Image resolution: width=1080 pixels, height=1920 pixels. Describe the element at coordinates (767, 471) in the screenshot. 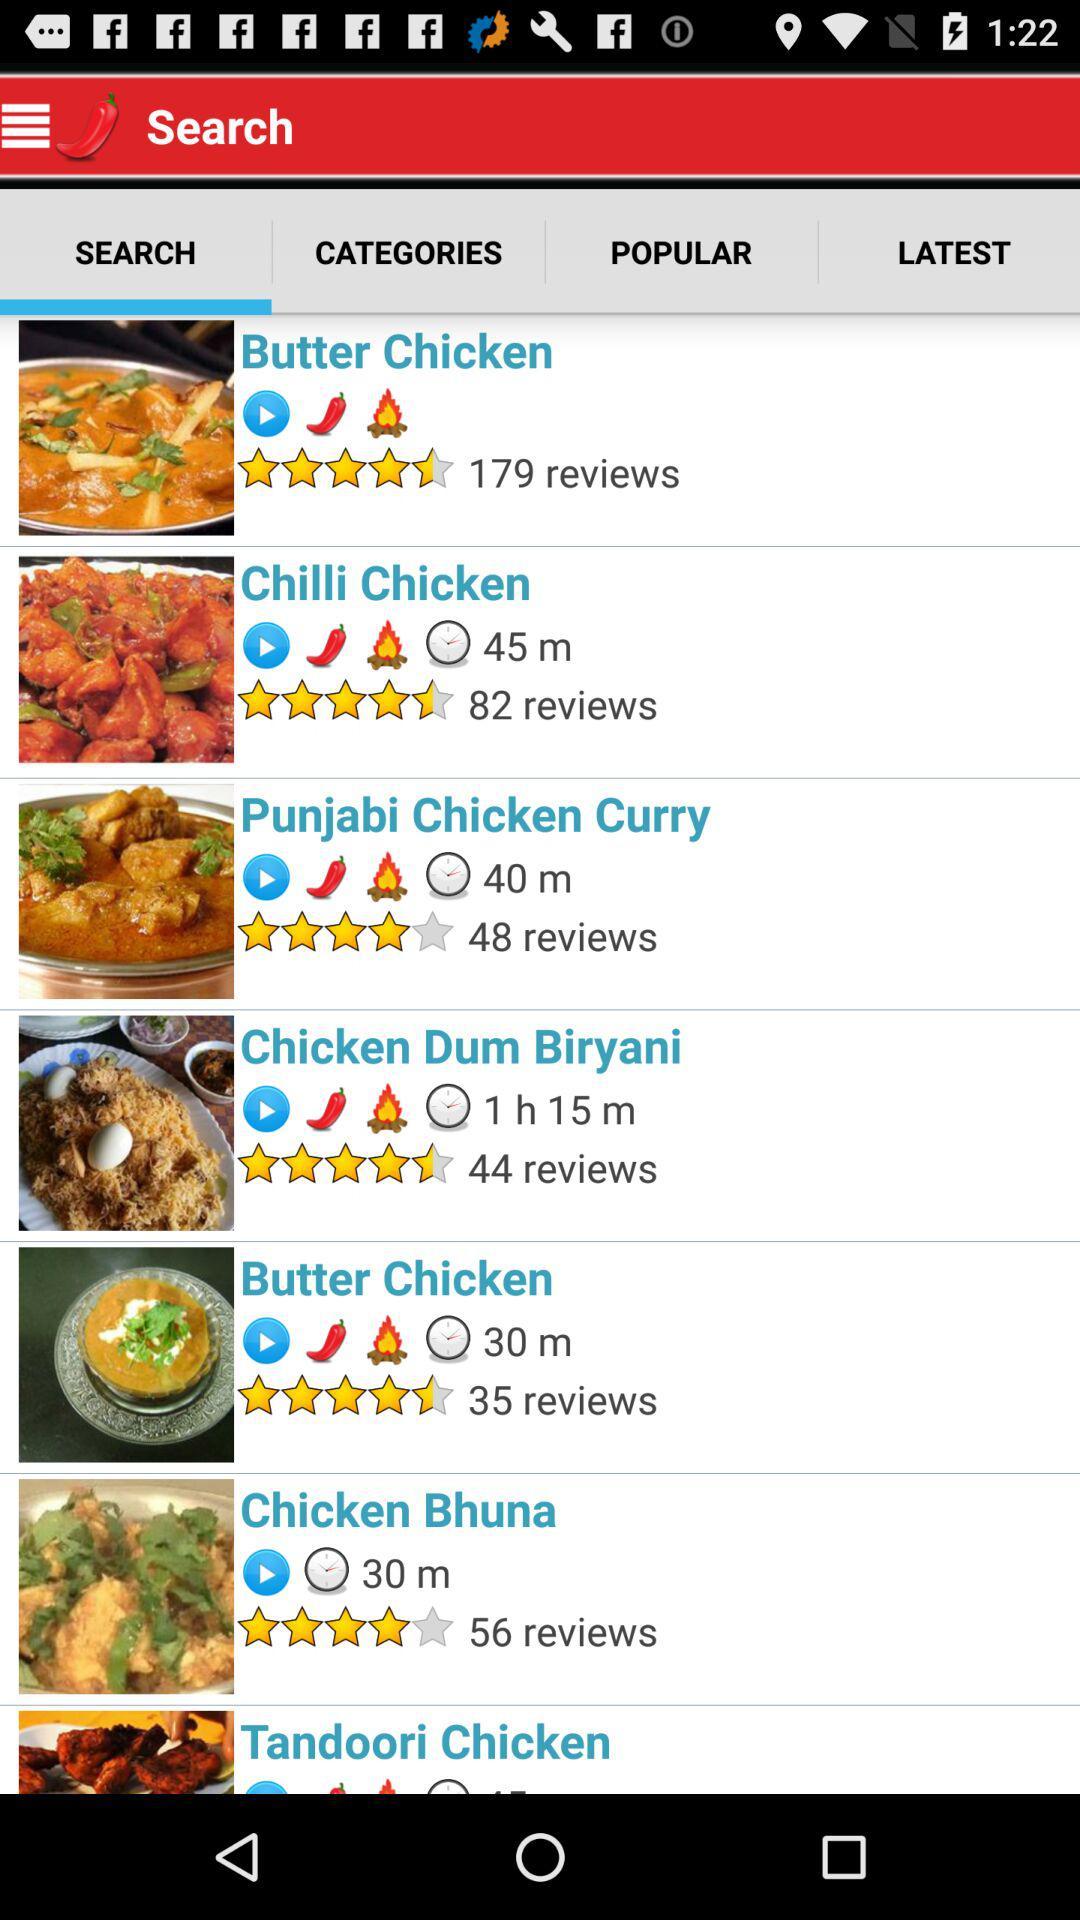

I see `179 reviews item` at that location.